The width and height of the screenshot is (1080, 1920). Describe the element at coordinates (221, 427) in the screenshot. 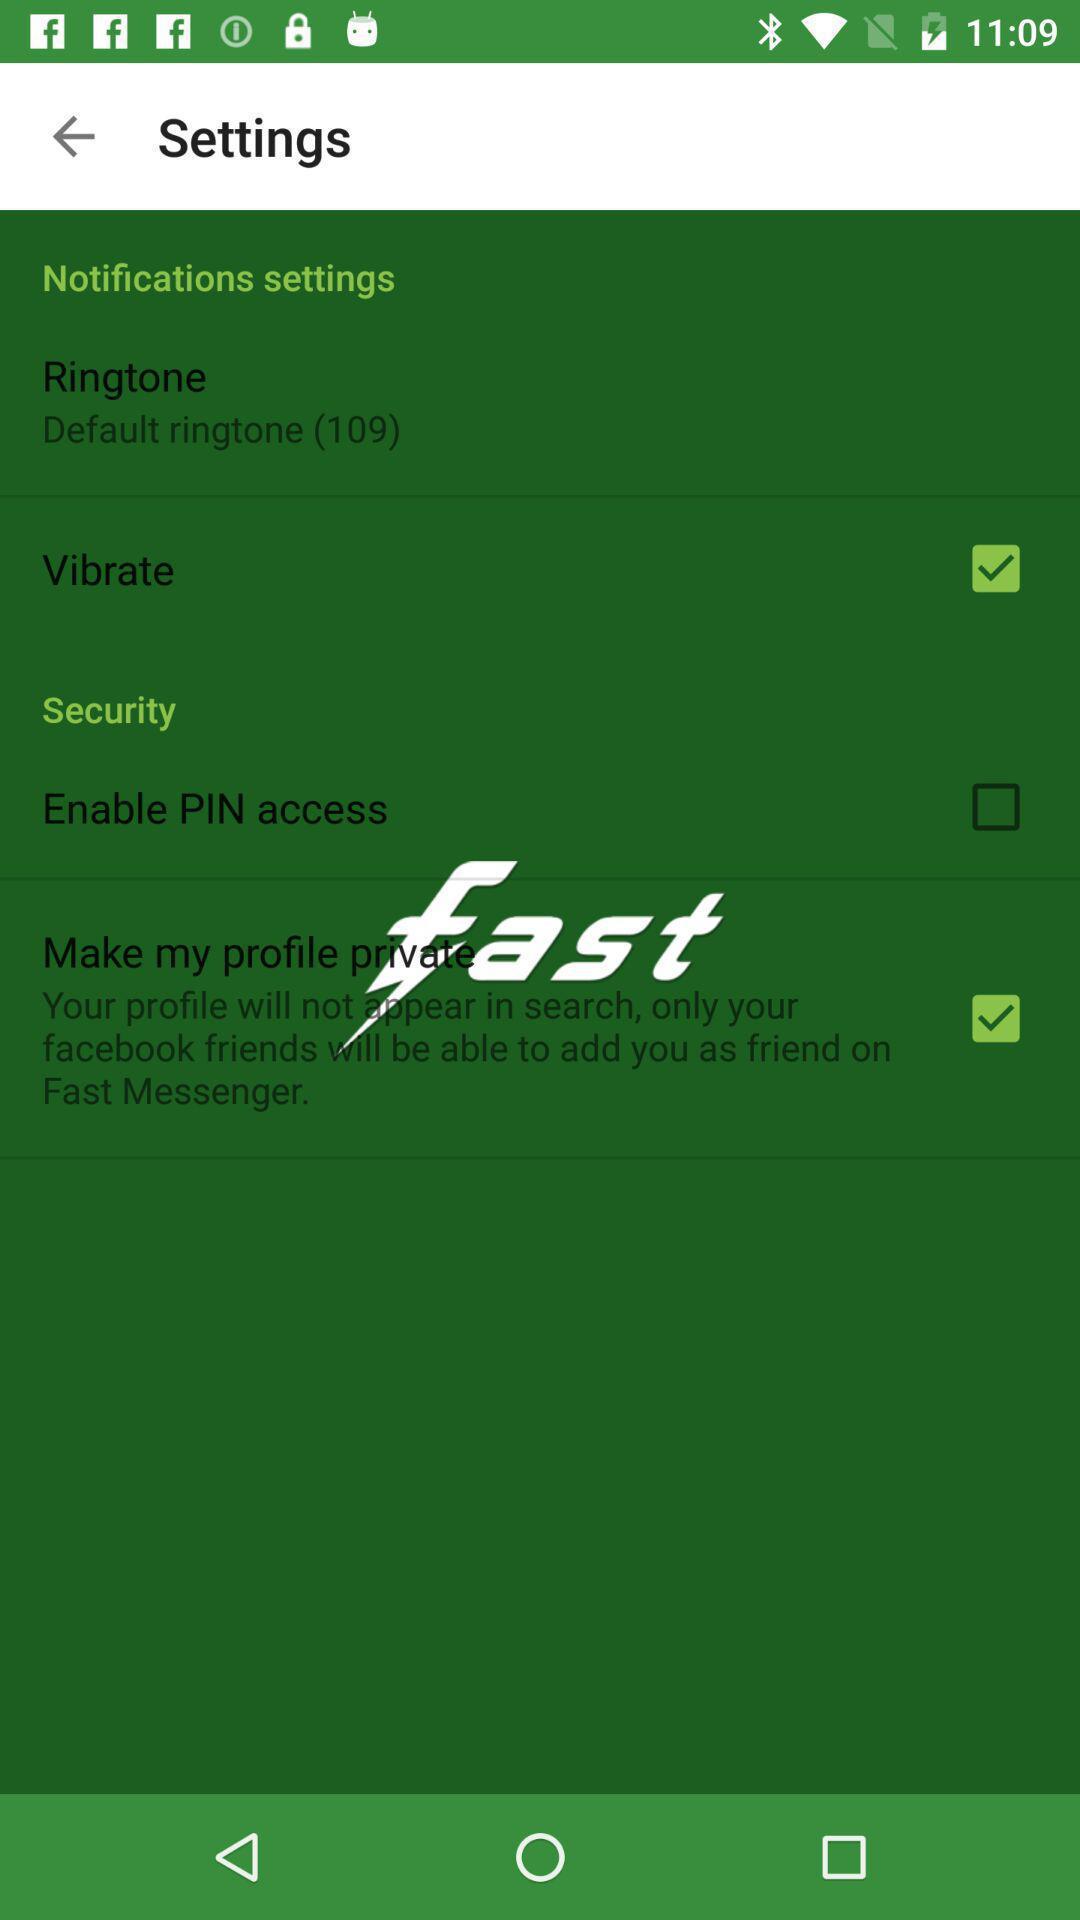

I see `the item below ringtone` at that location.